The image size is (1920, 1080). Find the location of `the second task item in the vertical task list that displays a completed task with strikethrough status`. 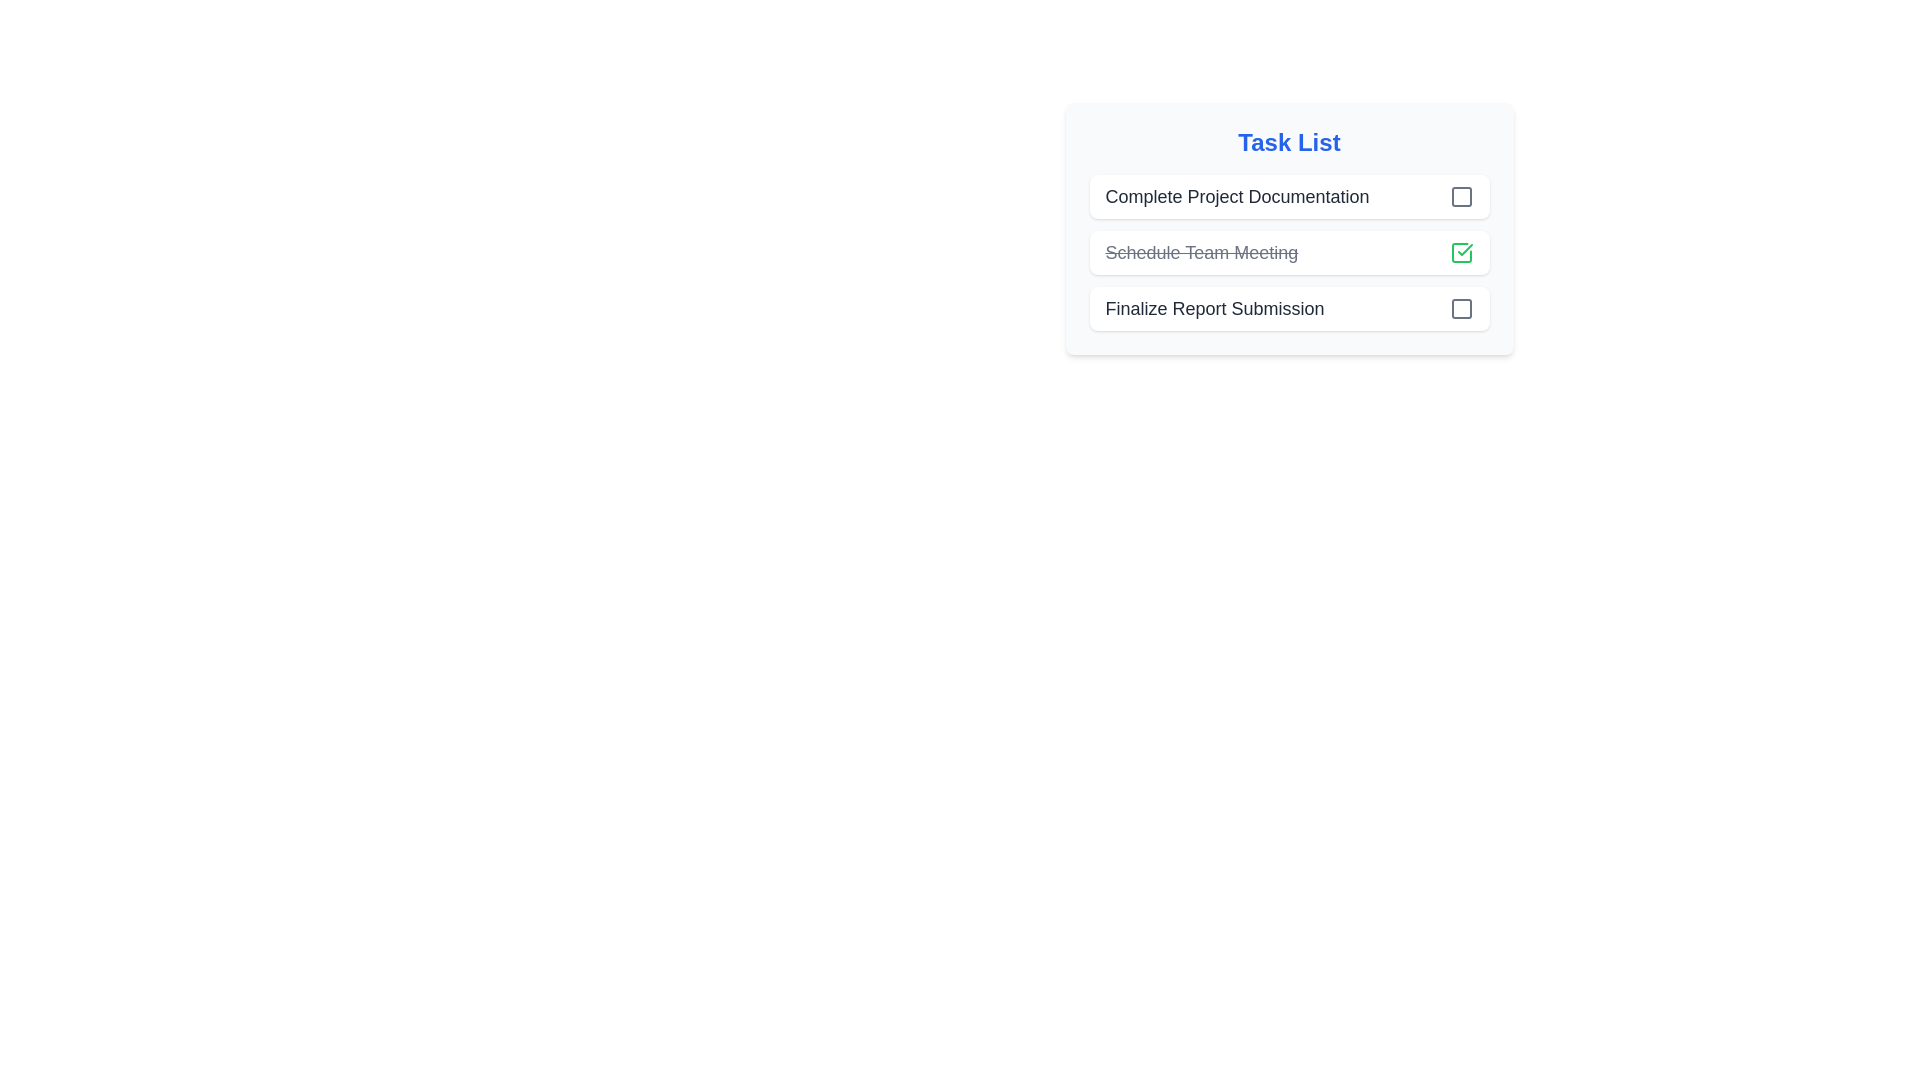

the second task item in the vertical task list that displays a completed task with strikethrough status is located at coordinates (1289, 227).